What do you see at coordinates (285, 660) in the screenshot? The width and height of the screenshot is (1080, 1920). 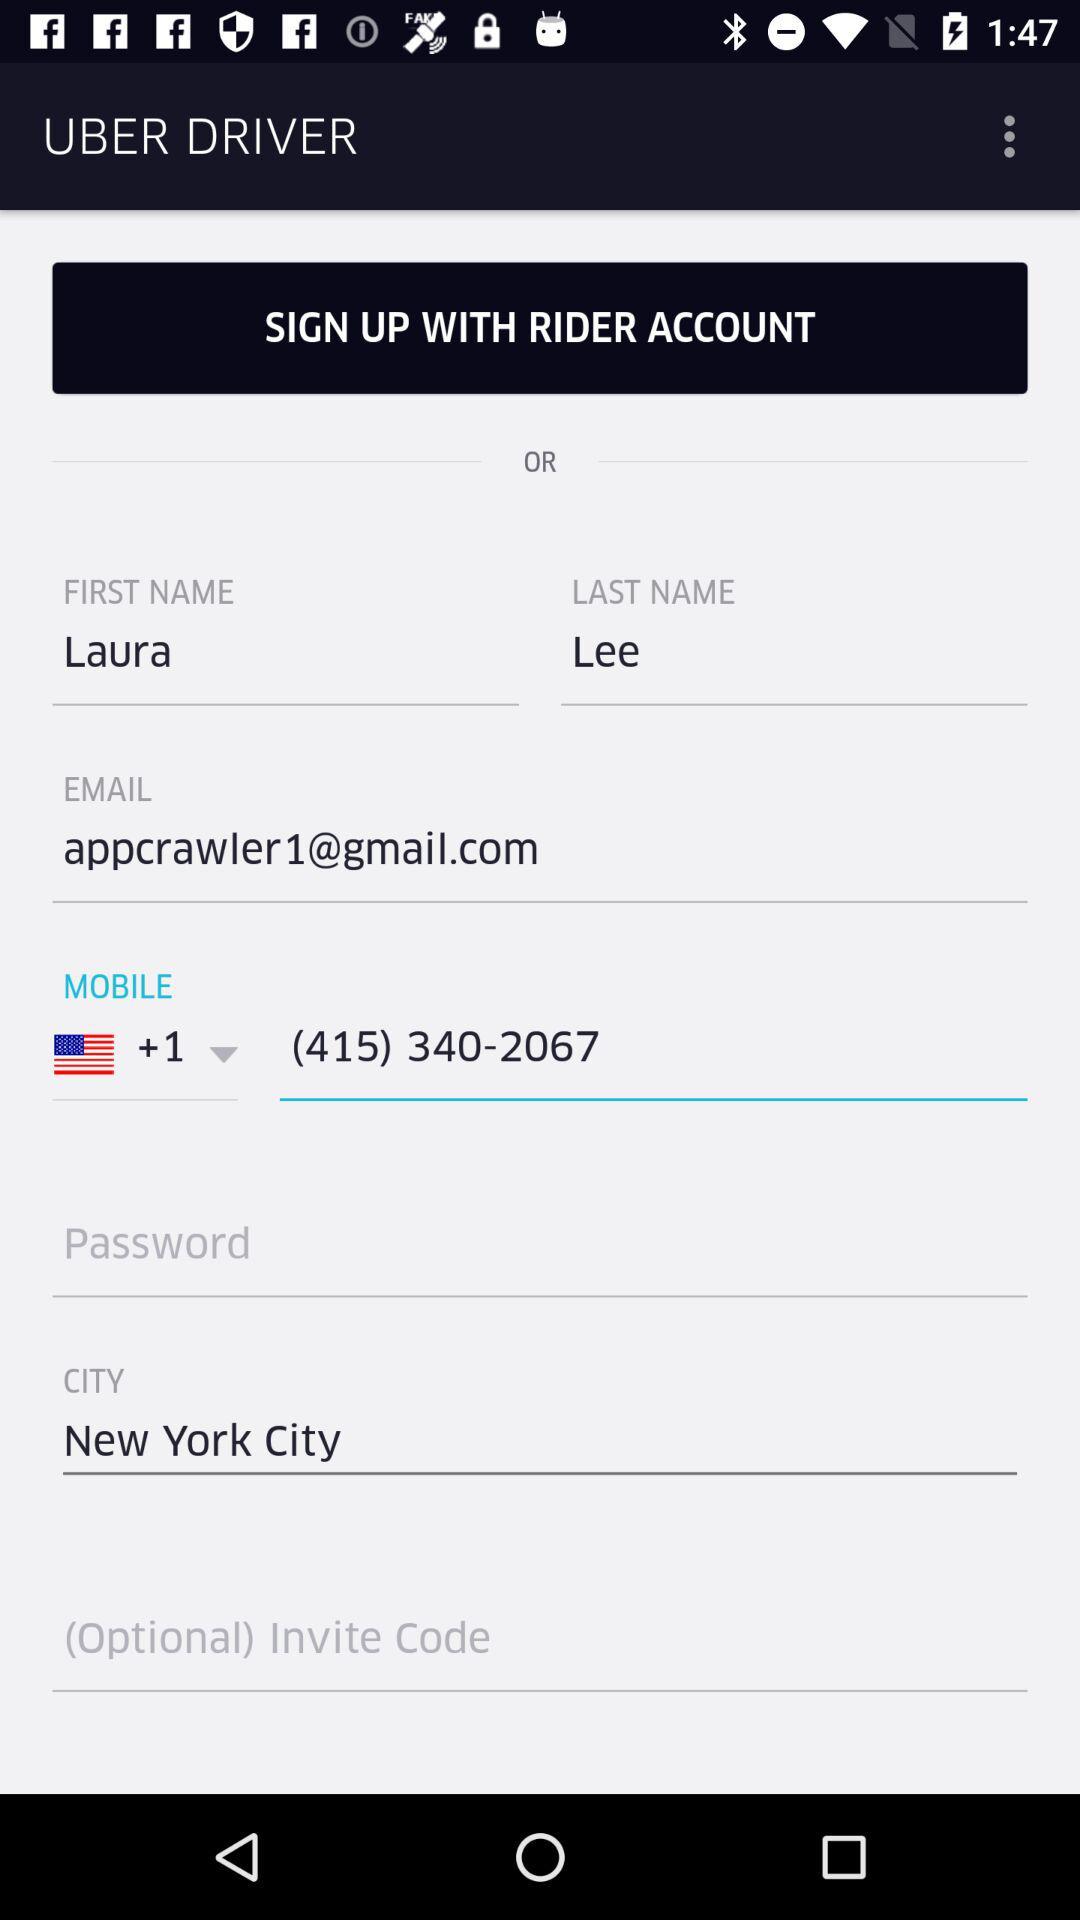 I see `icon above the email icon` at bounding box center [285, 660].